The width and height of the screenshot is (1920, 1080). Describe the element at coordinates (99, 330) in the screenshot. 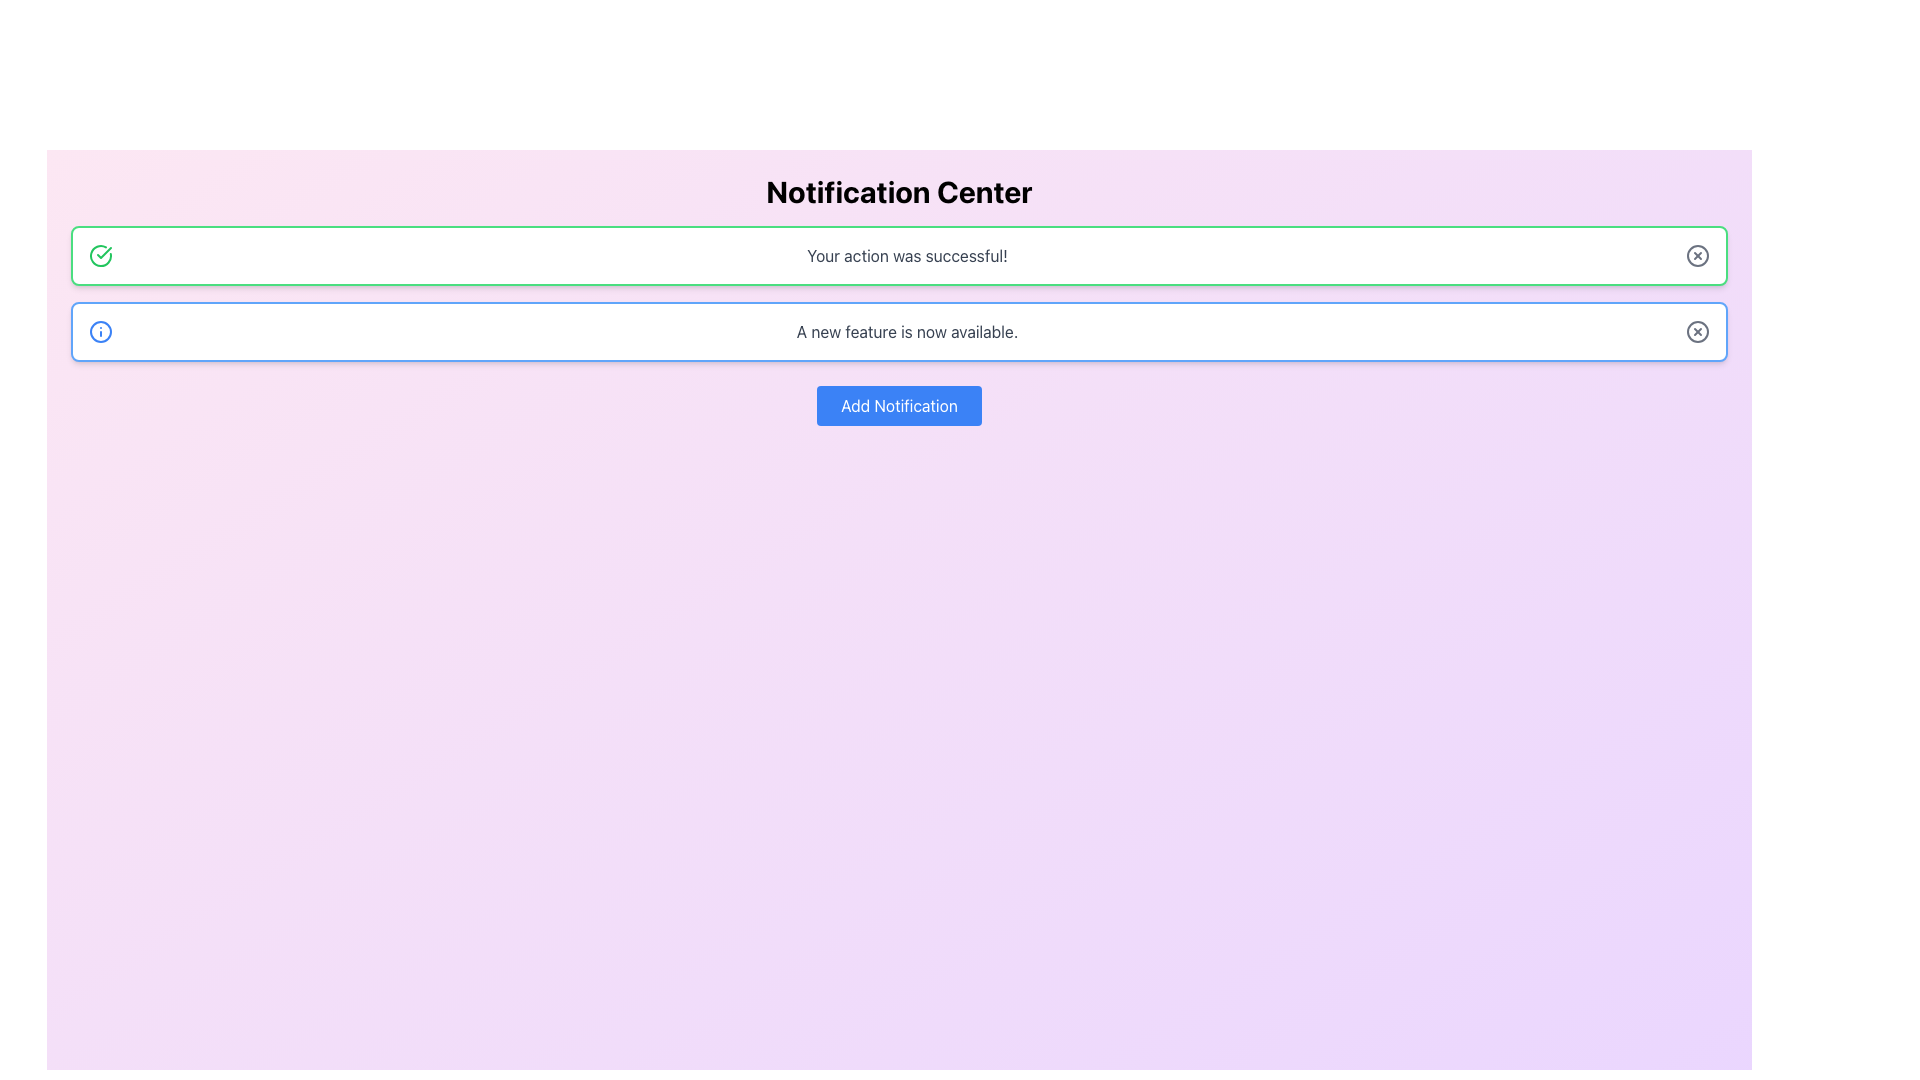

I see `the decorative Graphical Circle Component in the second notification bubble that emphasizes the notification 'A new feature is now available.'` at that location.